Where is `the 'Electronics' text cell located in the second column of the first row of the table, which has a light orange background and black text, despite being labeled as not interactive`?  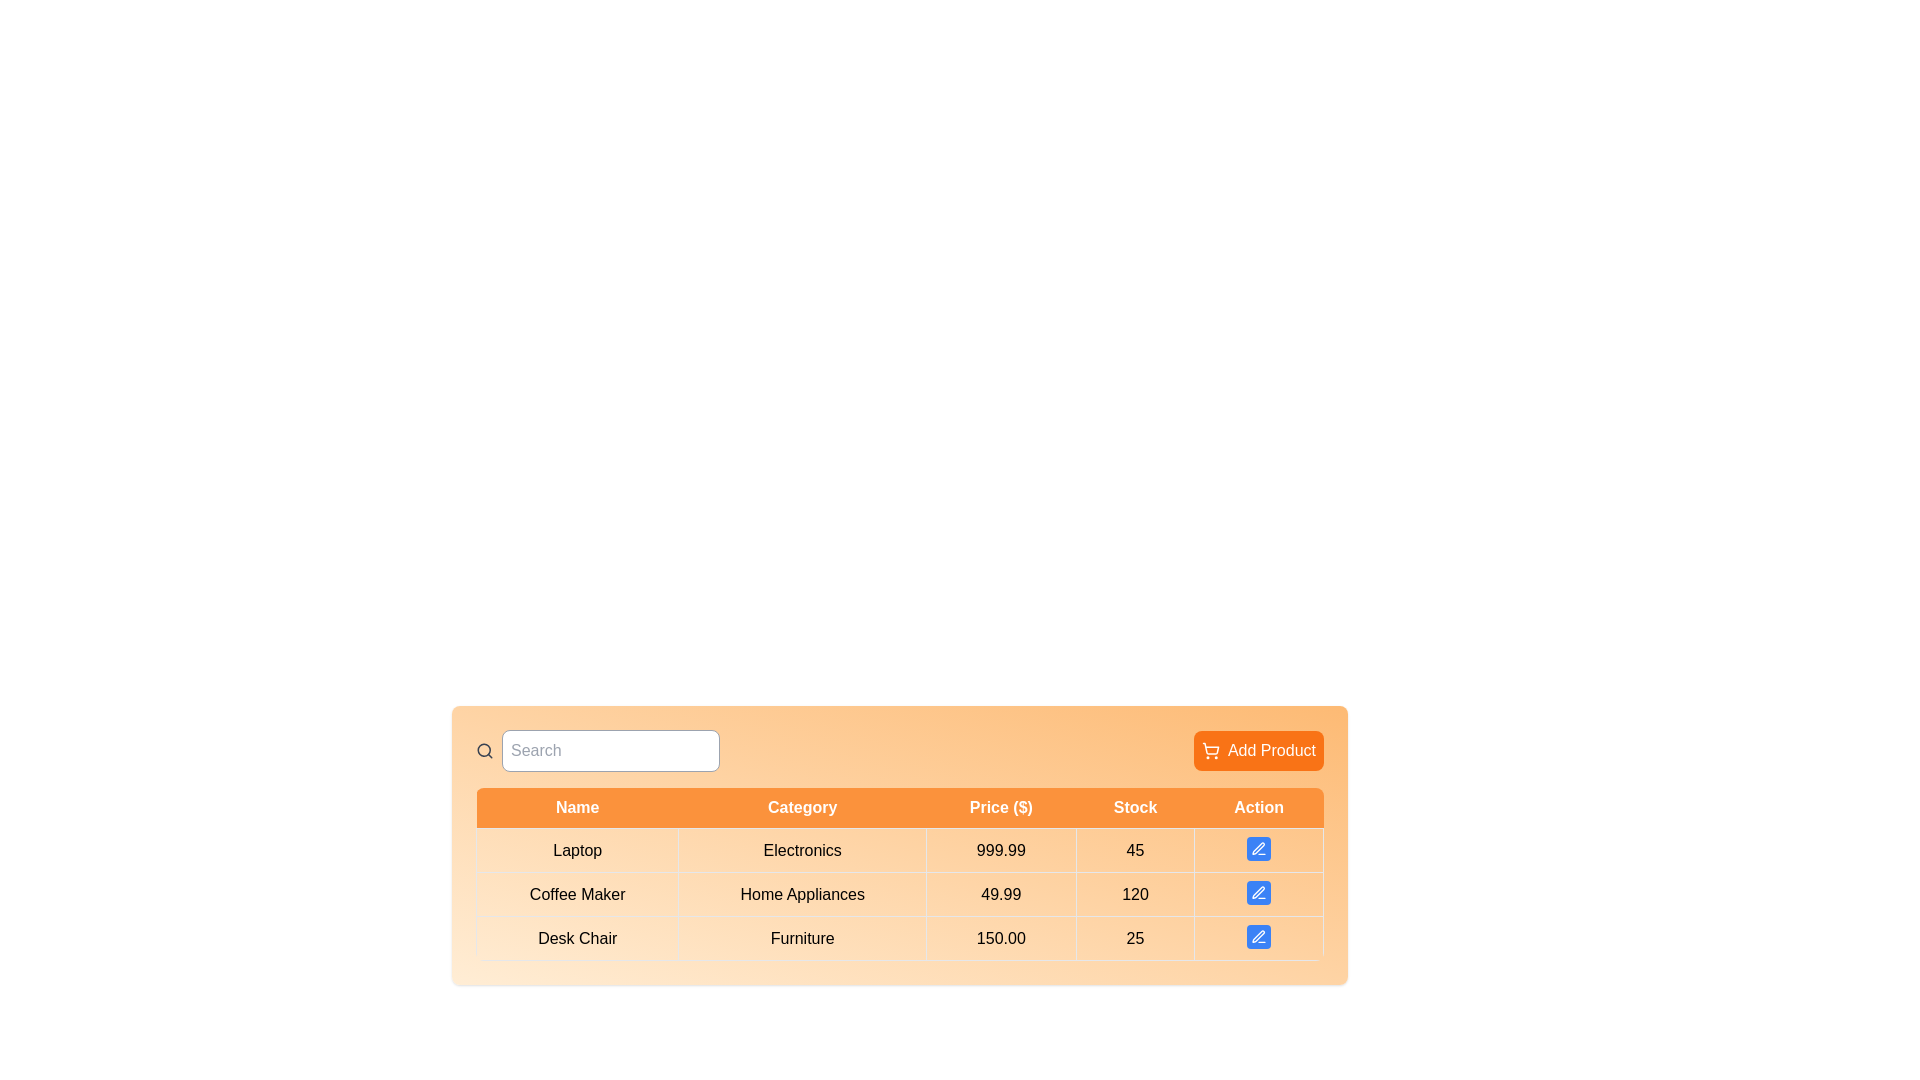 the 'Electronics' text cell located in the second column of the first row of the table, which has a light orange background and black text, despite being labeled as not interactive is located at coordinates (802, 850).